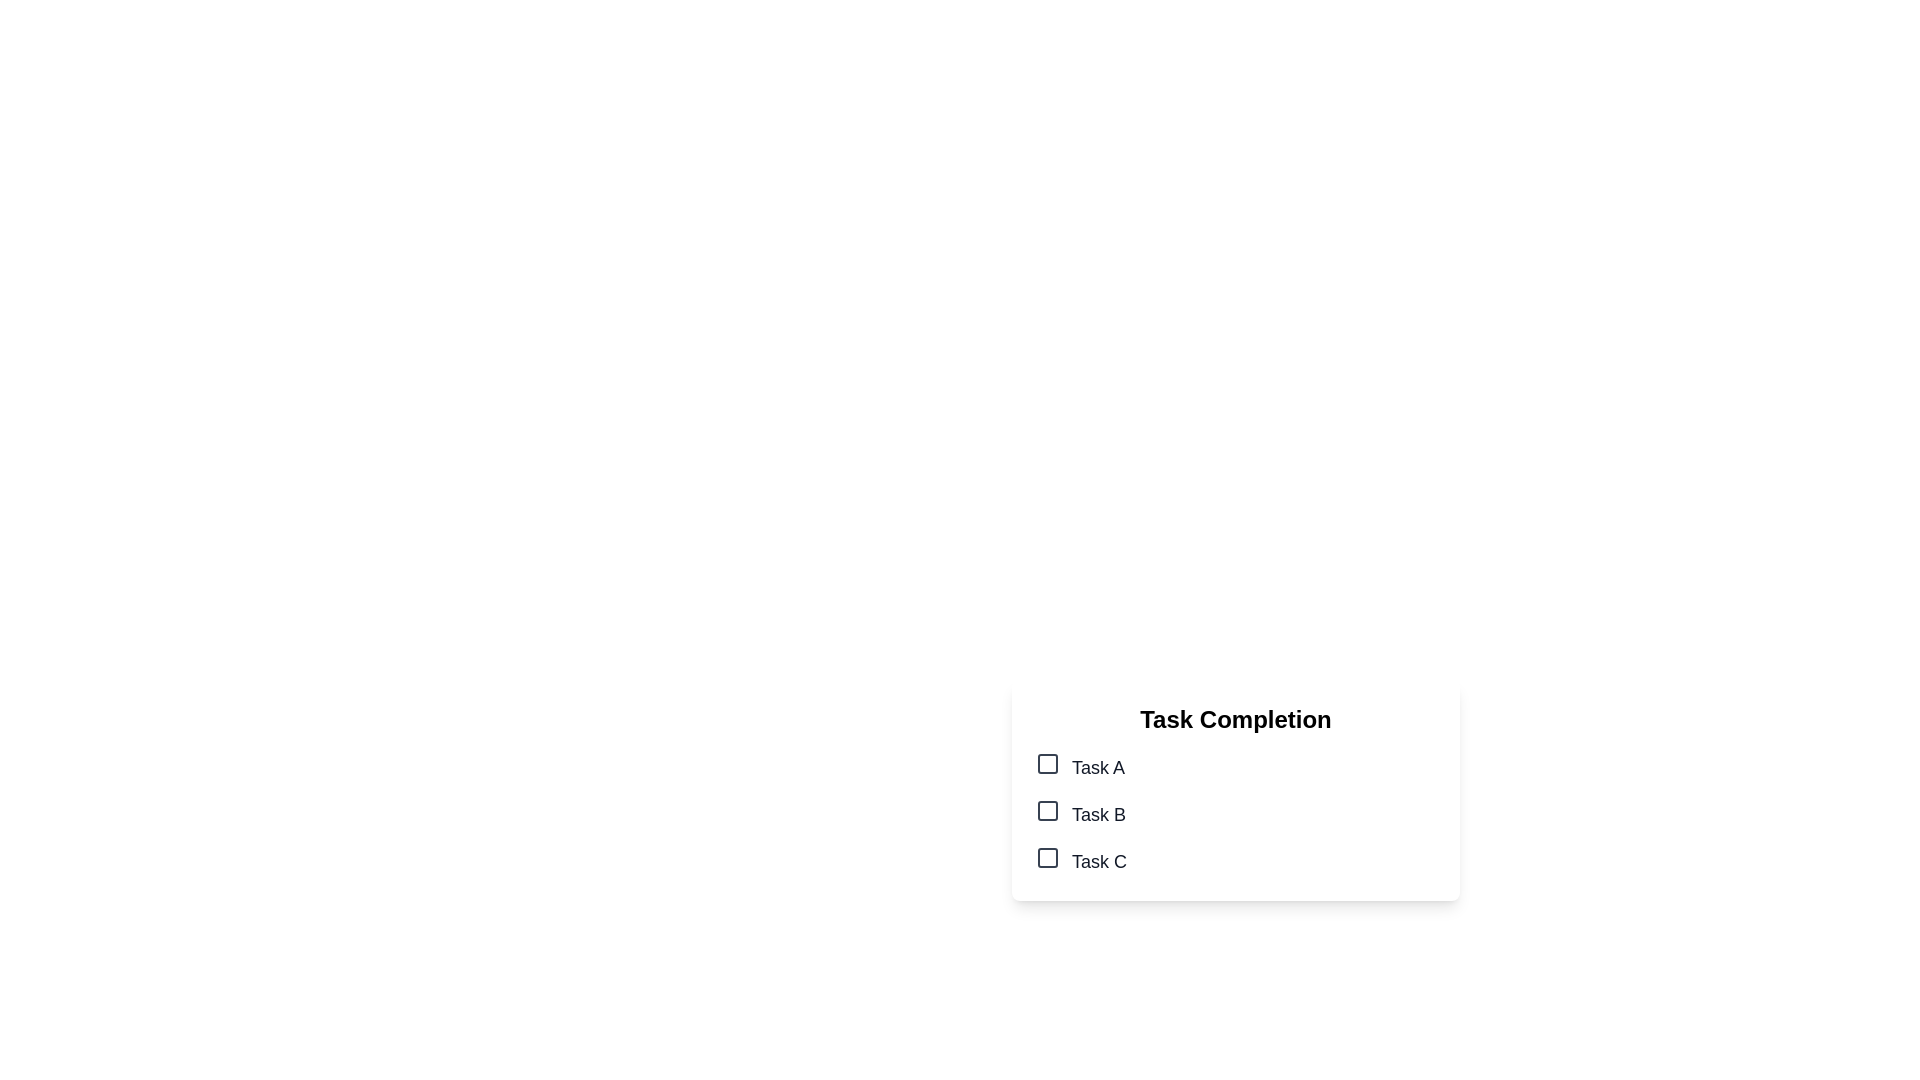  Describe the element at coordinates (1046, 766) in the screenshot. I see `the checkbox that is visually represented as a small square with rounded edges and appears to be checked, located to the left of the text 'Task A' in a vertical list` at that location.